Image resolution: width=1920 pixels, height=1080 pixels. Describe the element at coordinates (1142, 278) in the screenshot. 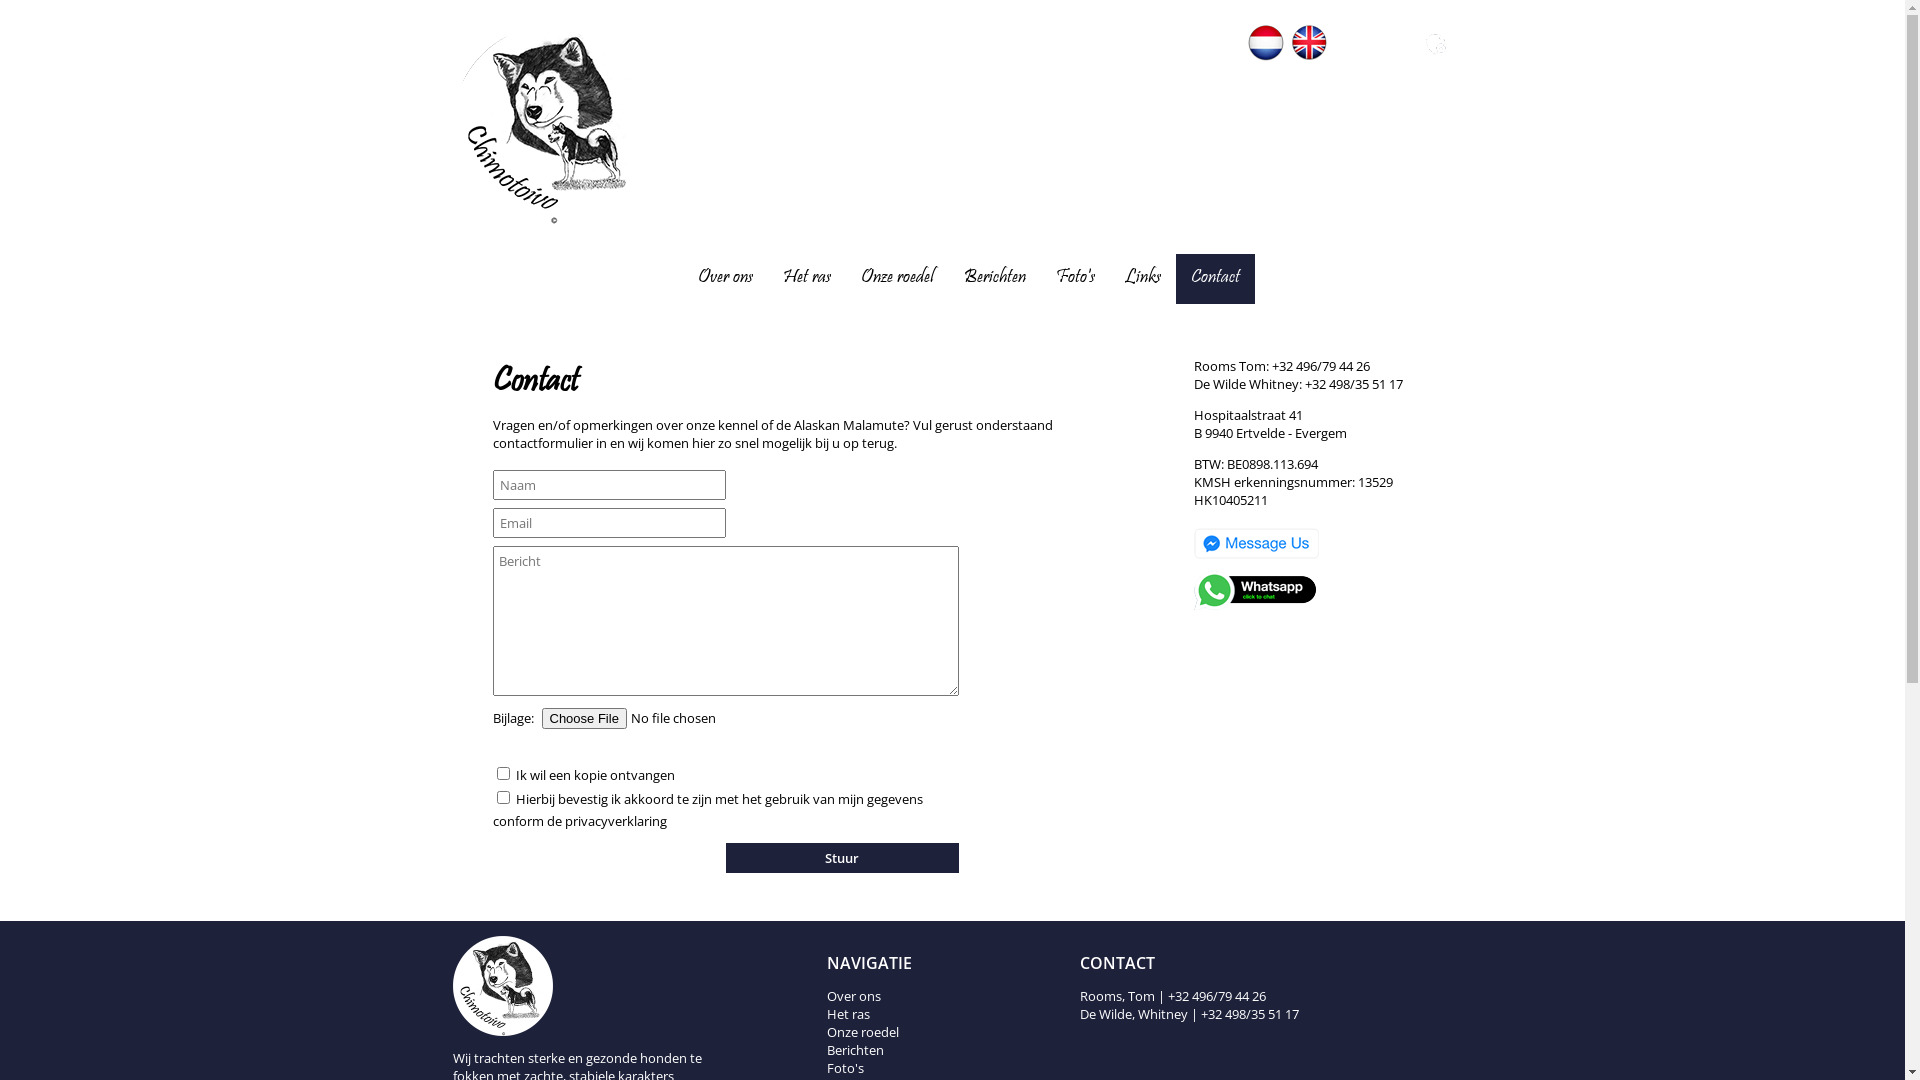

I see `'Links'` at that location.